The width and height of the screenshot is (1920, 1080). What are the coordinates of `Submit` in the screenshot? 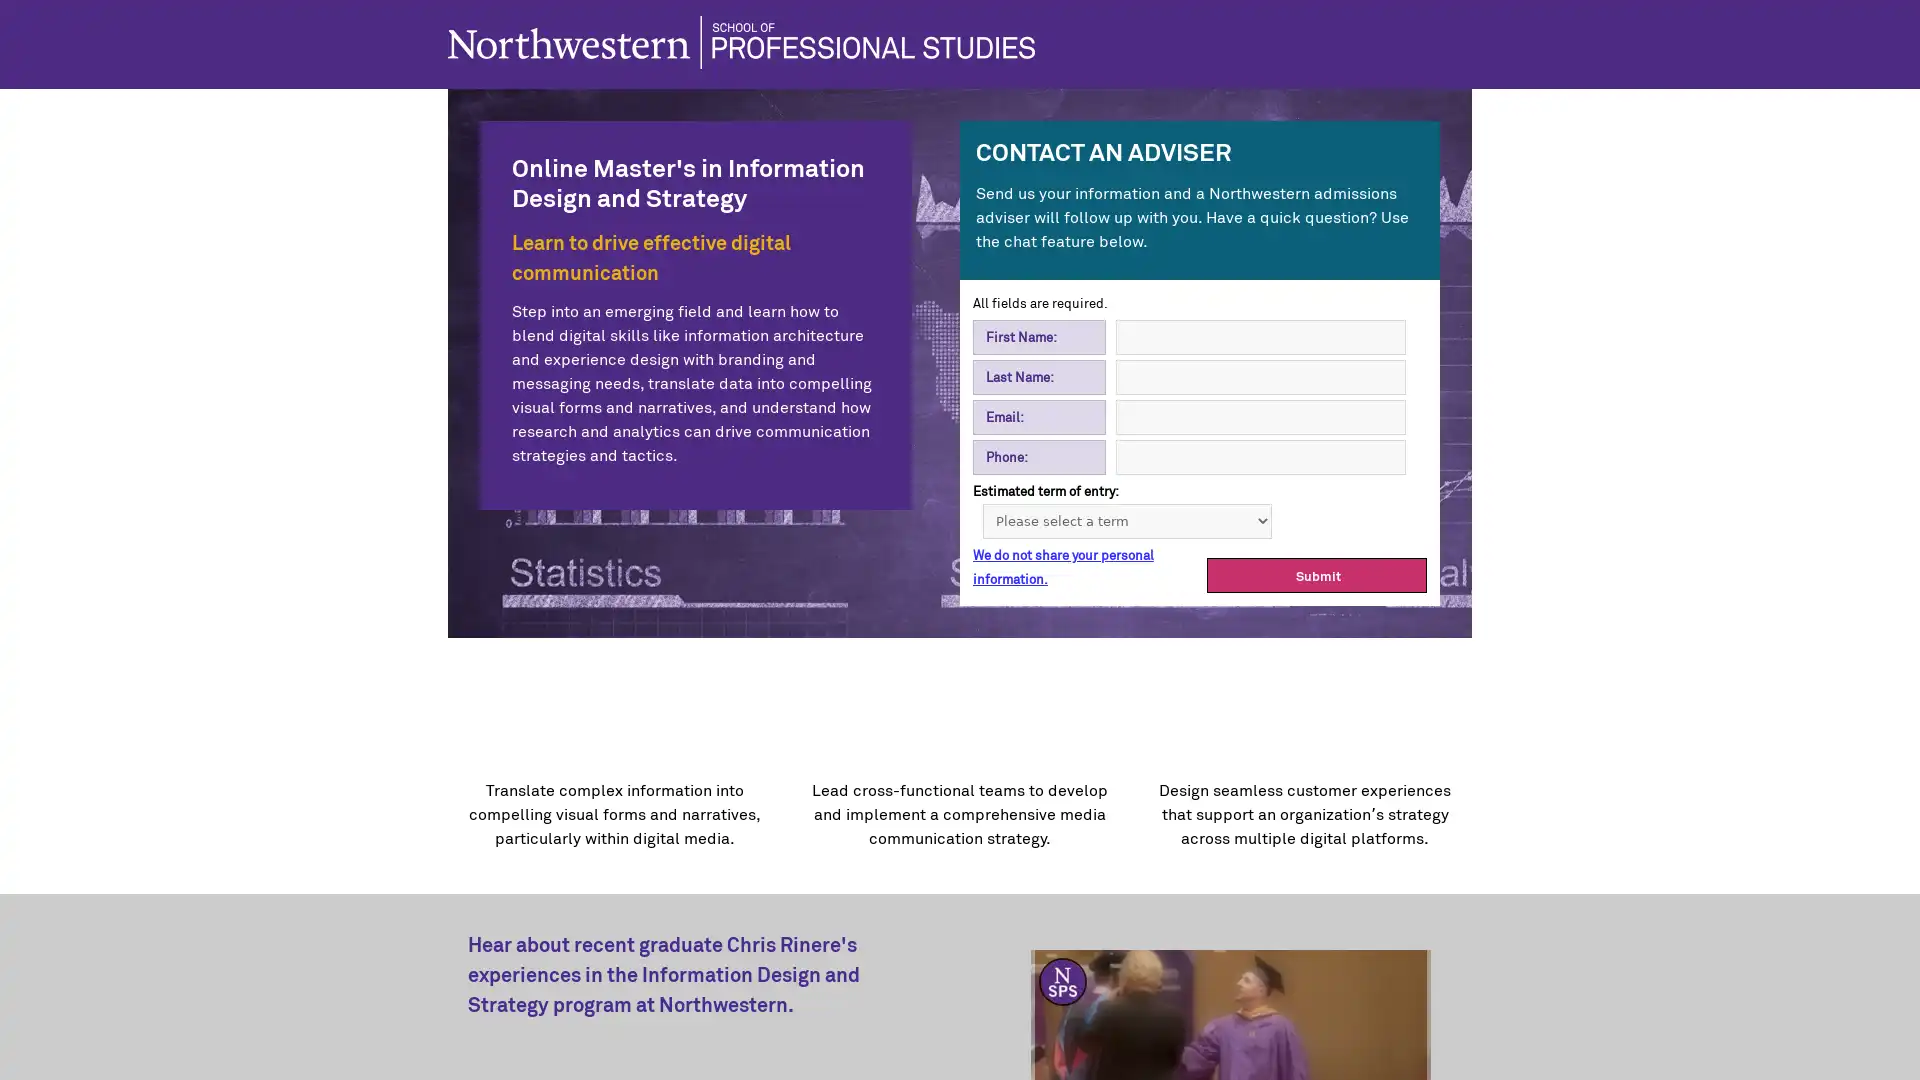 It's located at (1316, 575).